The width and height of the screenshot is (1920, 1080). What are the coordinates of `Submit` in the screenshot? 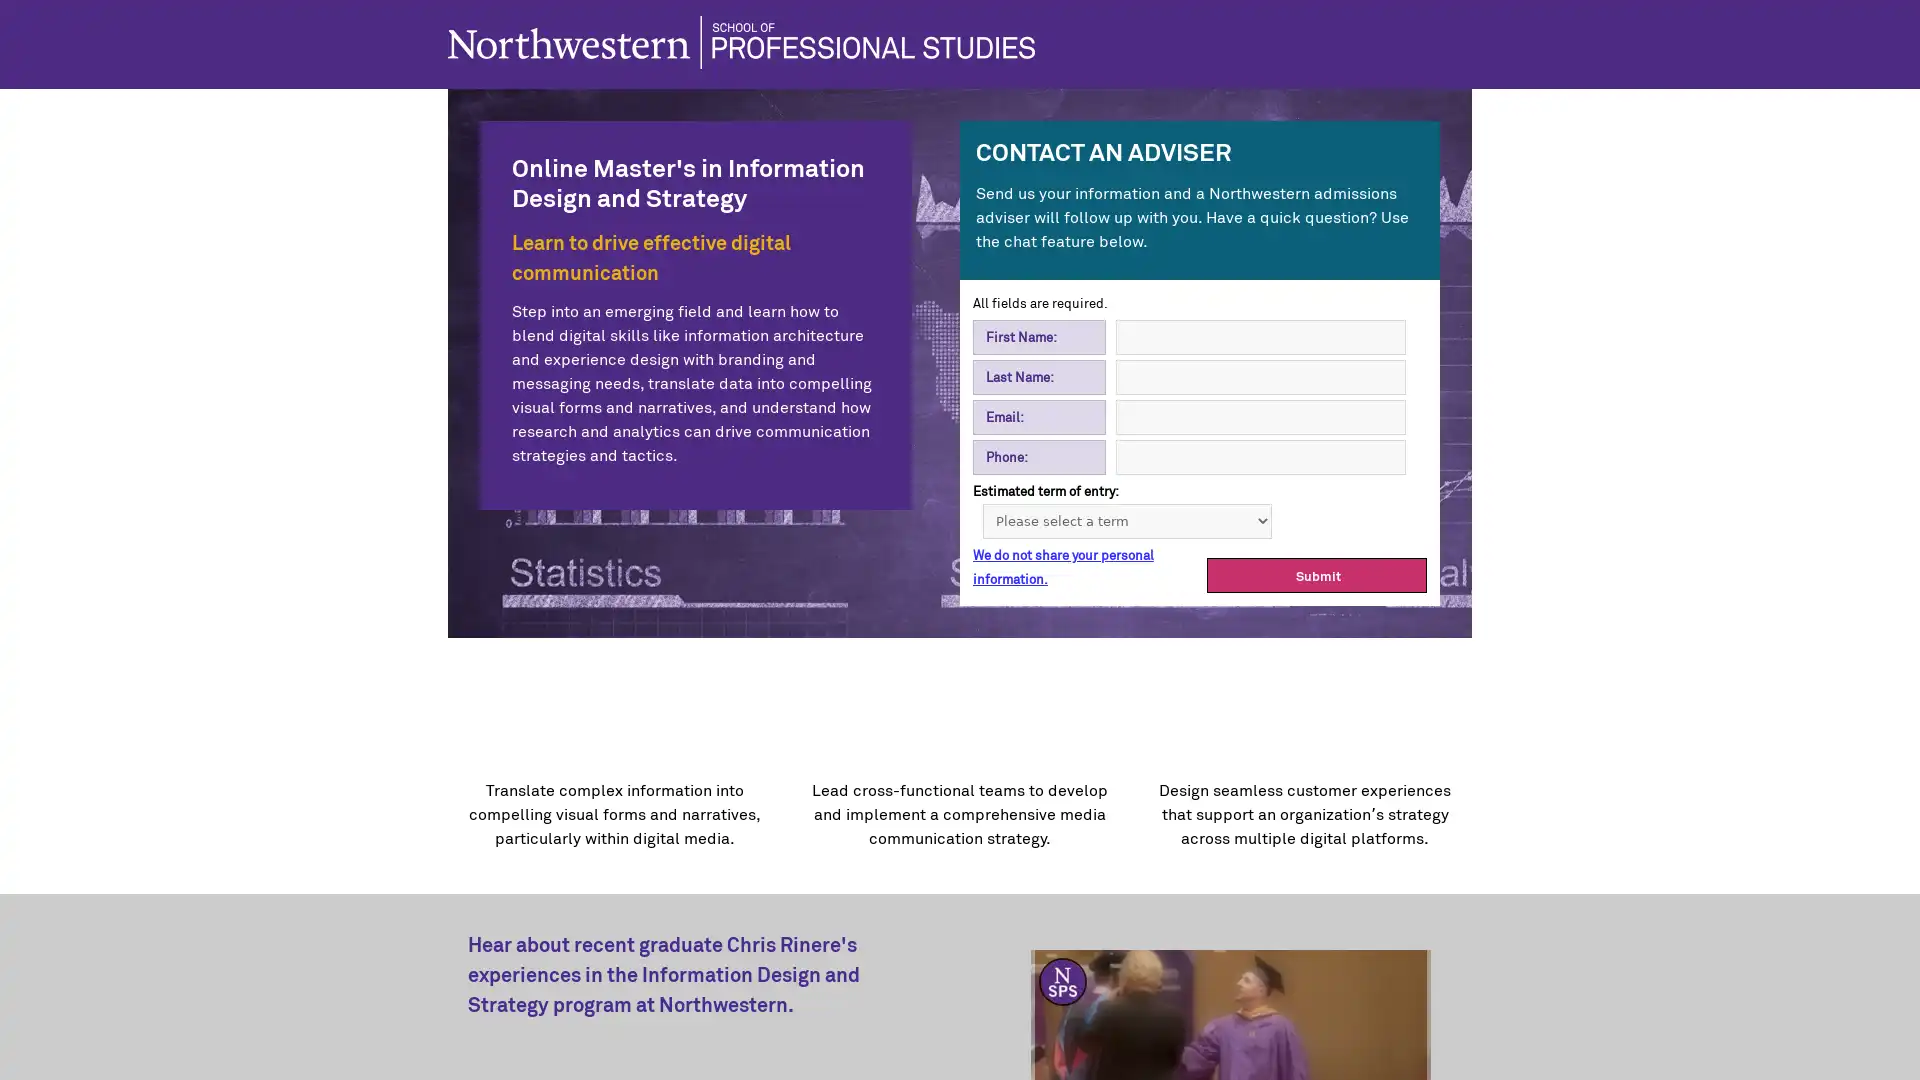 It's located at (1316, 575).